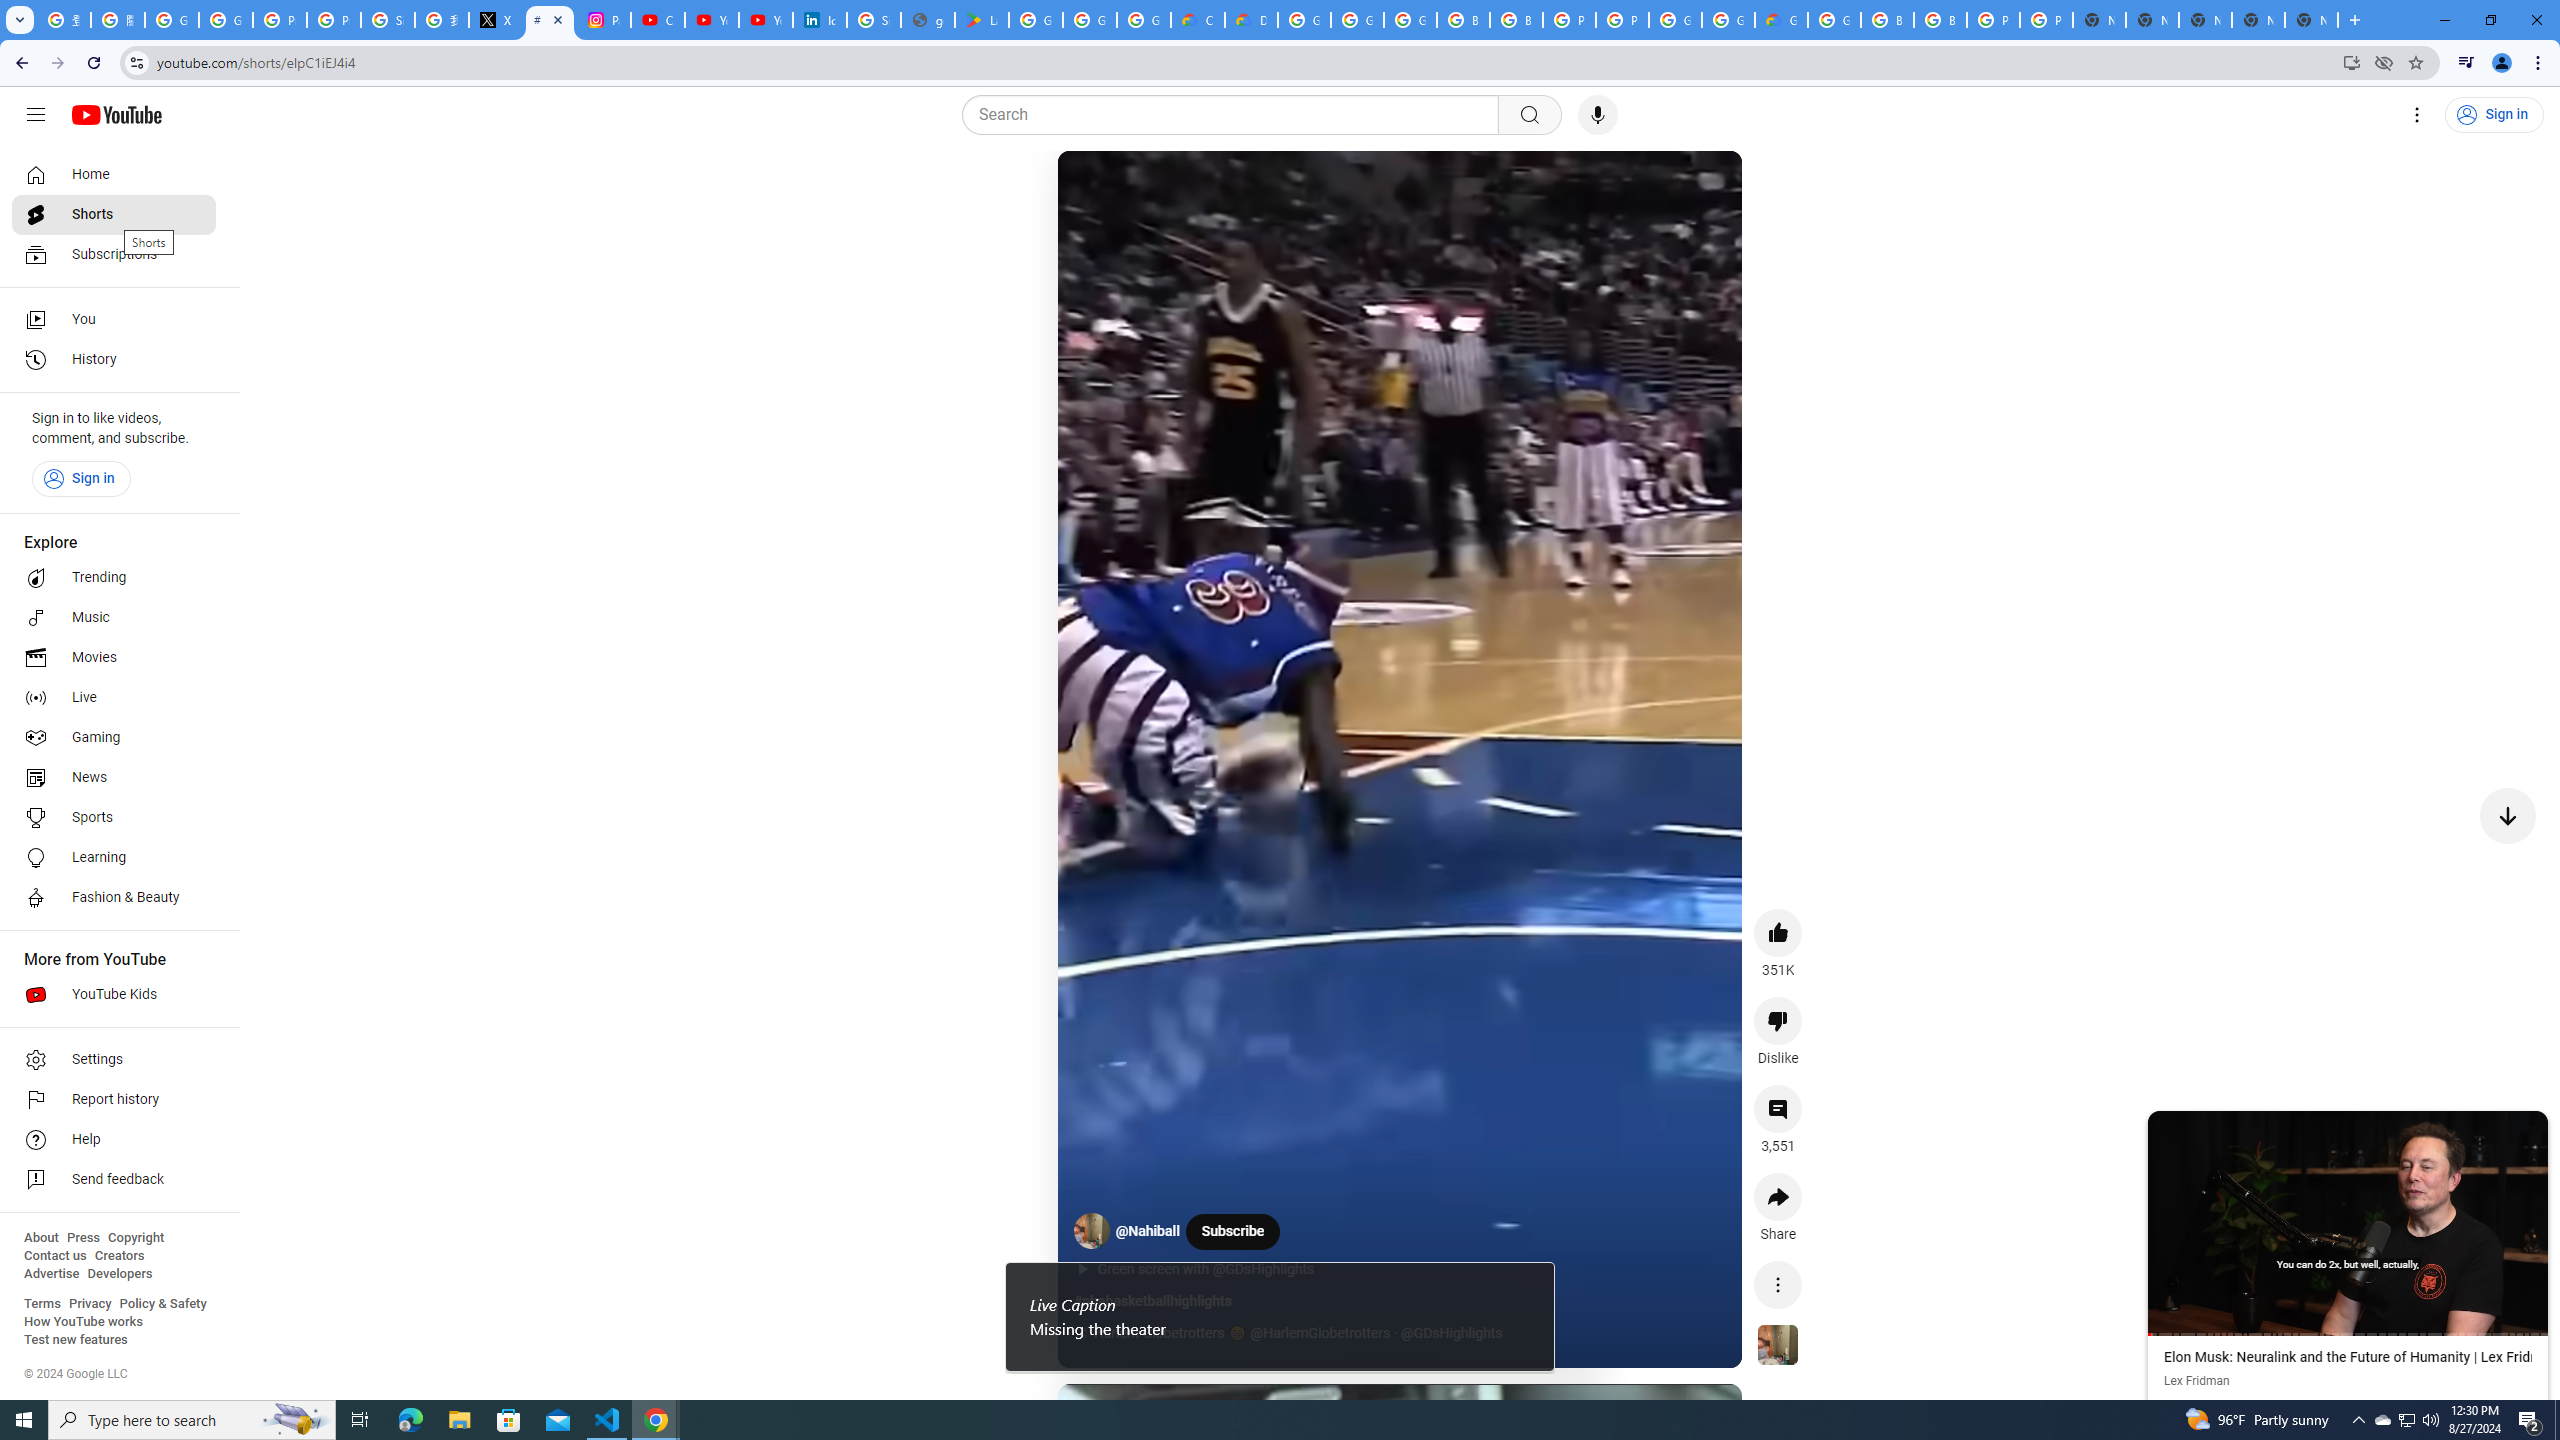 The width and height of the screenshot is (2560, 1440). I want to click on 'Subscribe', so click(1231, 1230).